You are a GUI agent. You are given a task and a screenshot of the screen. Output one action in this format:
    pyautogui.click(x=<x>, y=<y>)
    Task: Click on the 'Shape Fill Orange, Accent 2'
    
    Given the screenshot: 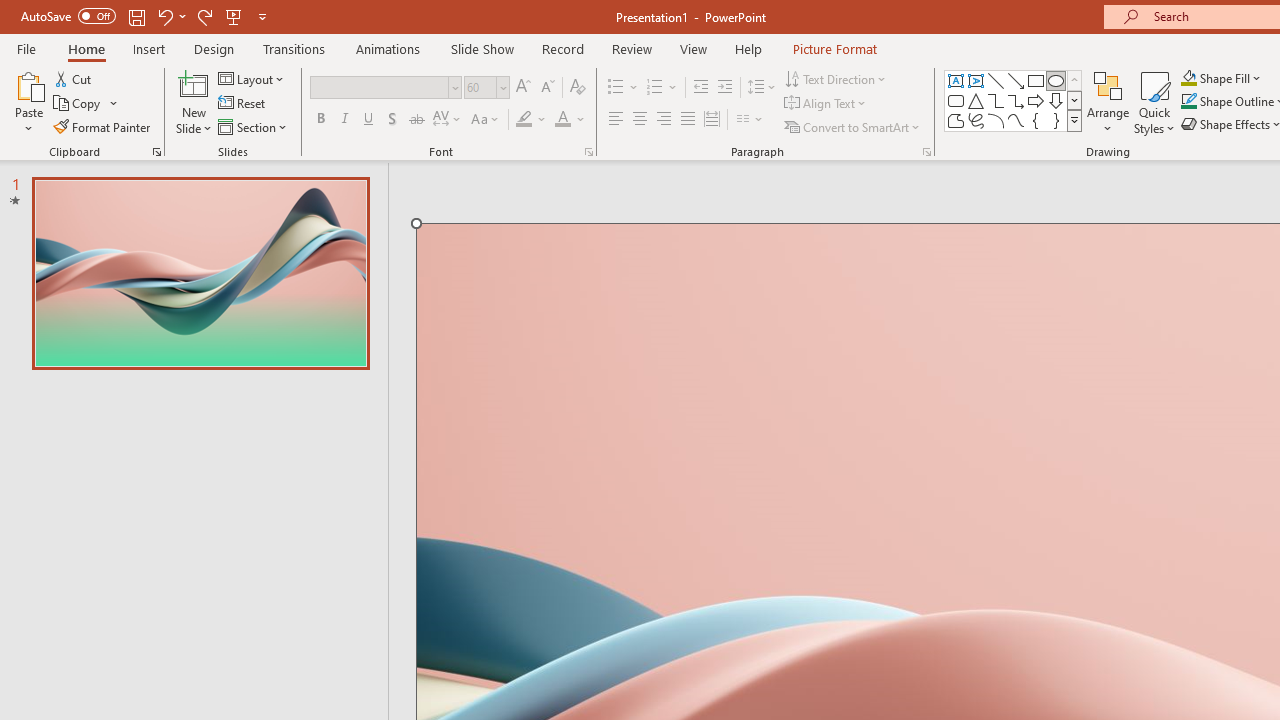 What is the action you would take?
    pyautogui.click(x=1189, y=77)
    